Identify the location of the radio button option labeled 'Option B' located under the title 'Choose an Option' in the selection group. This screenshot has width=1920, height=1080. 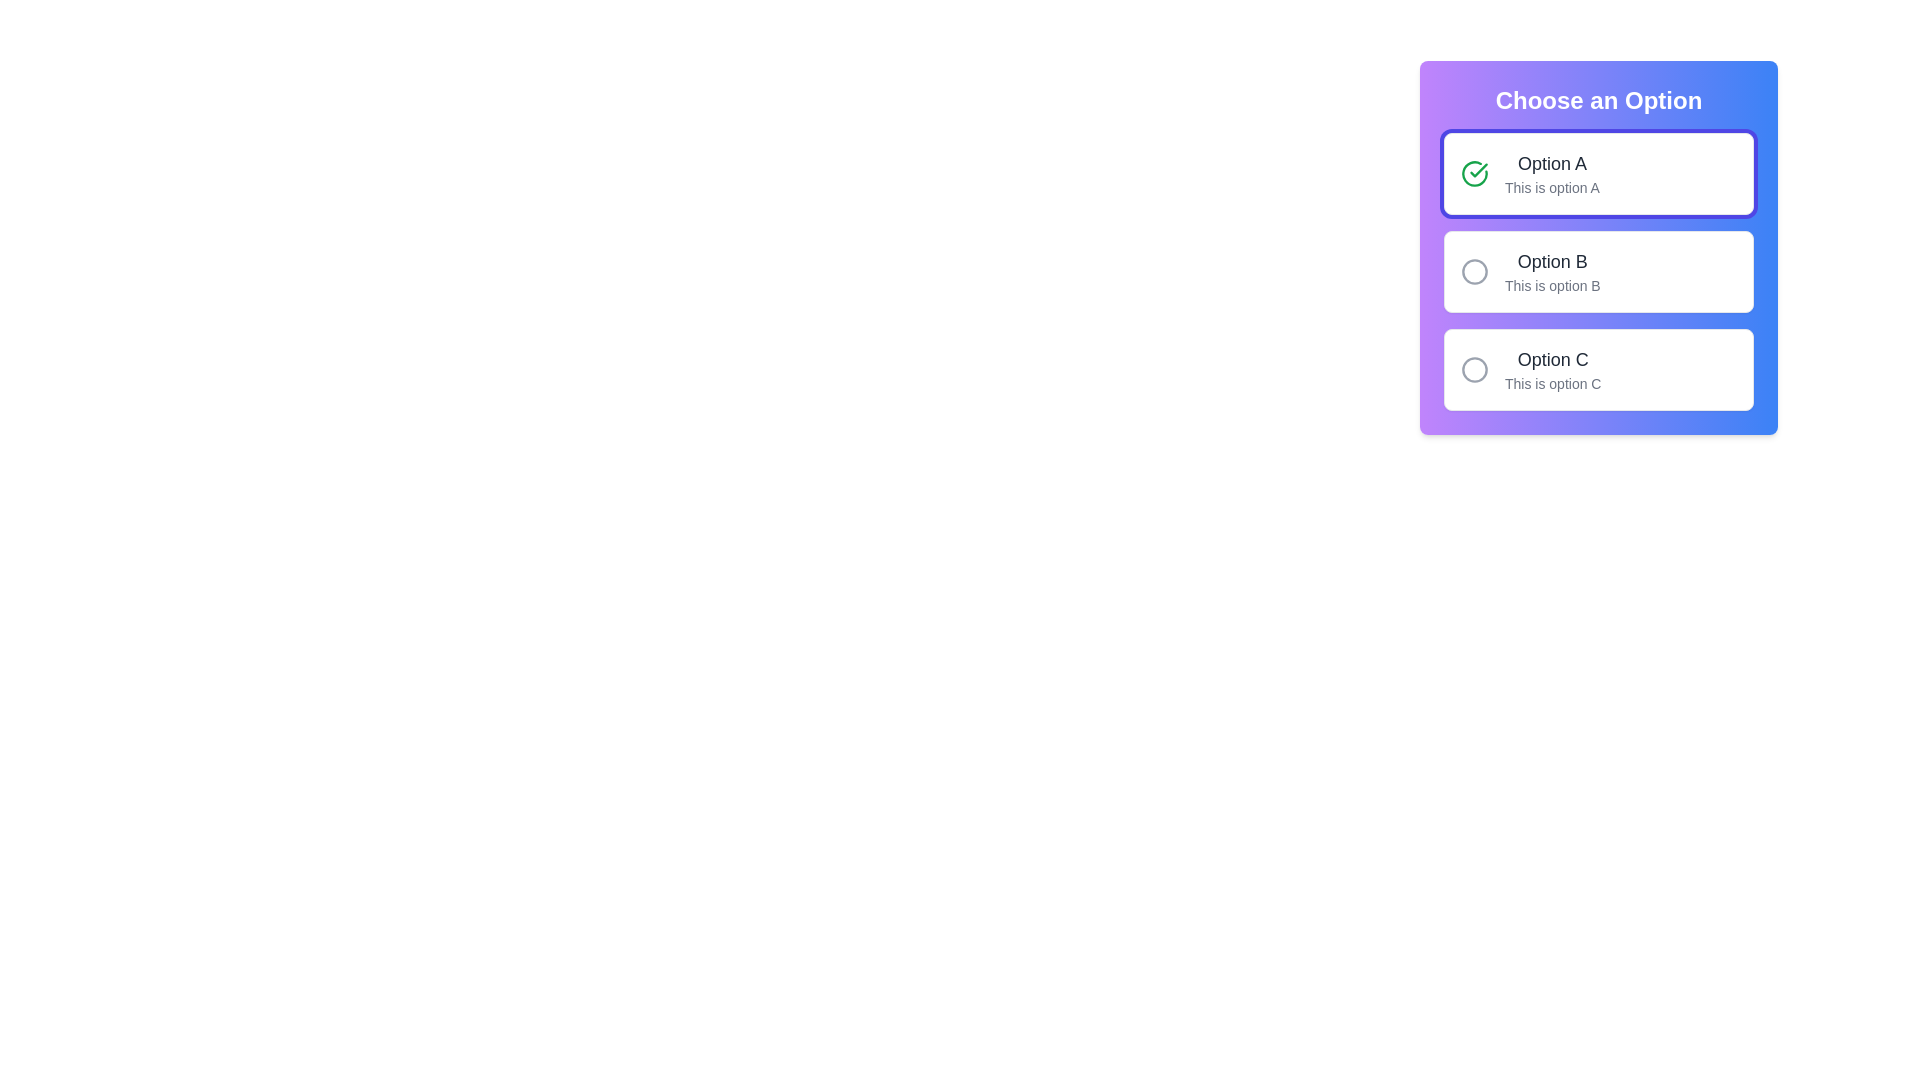
(1597, 246).